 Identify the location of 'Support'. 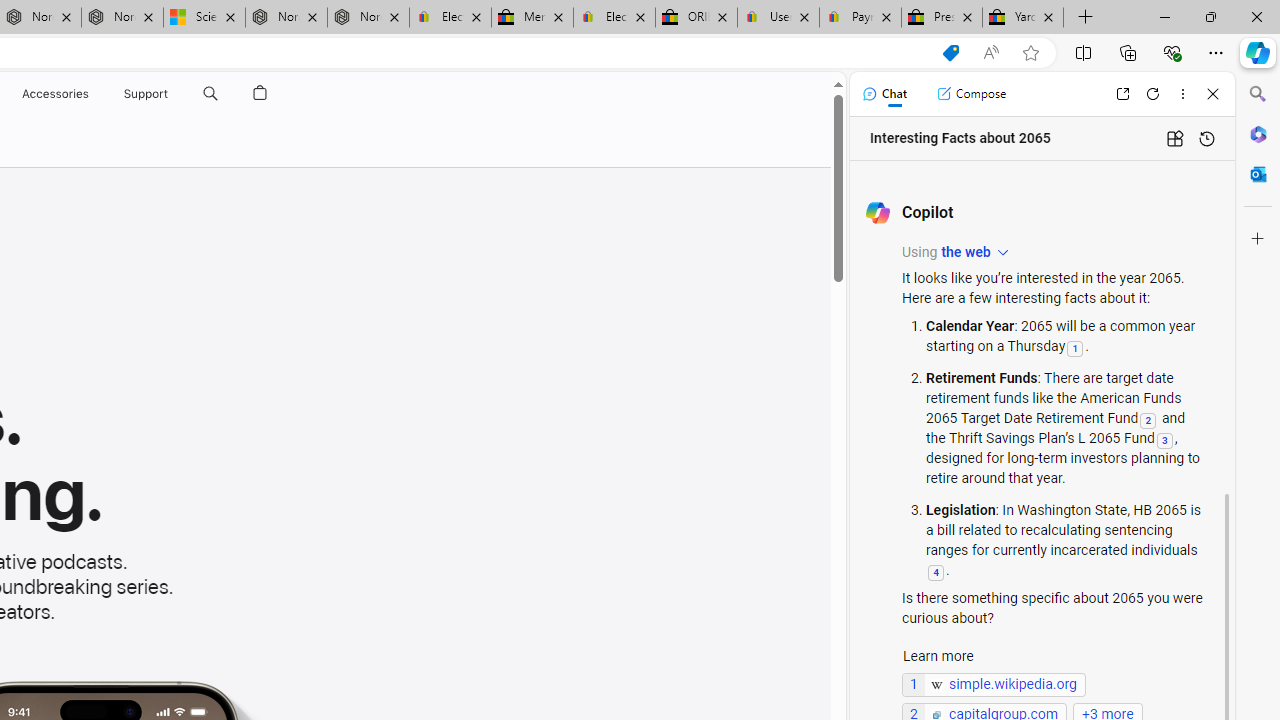
(145, 93).